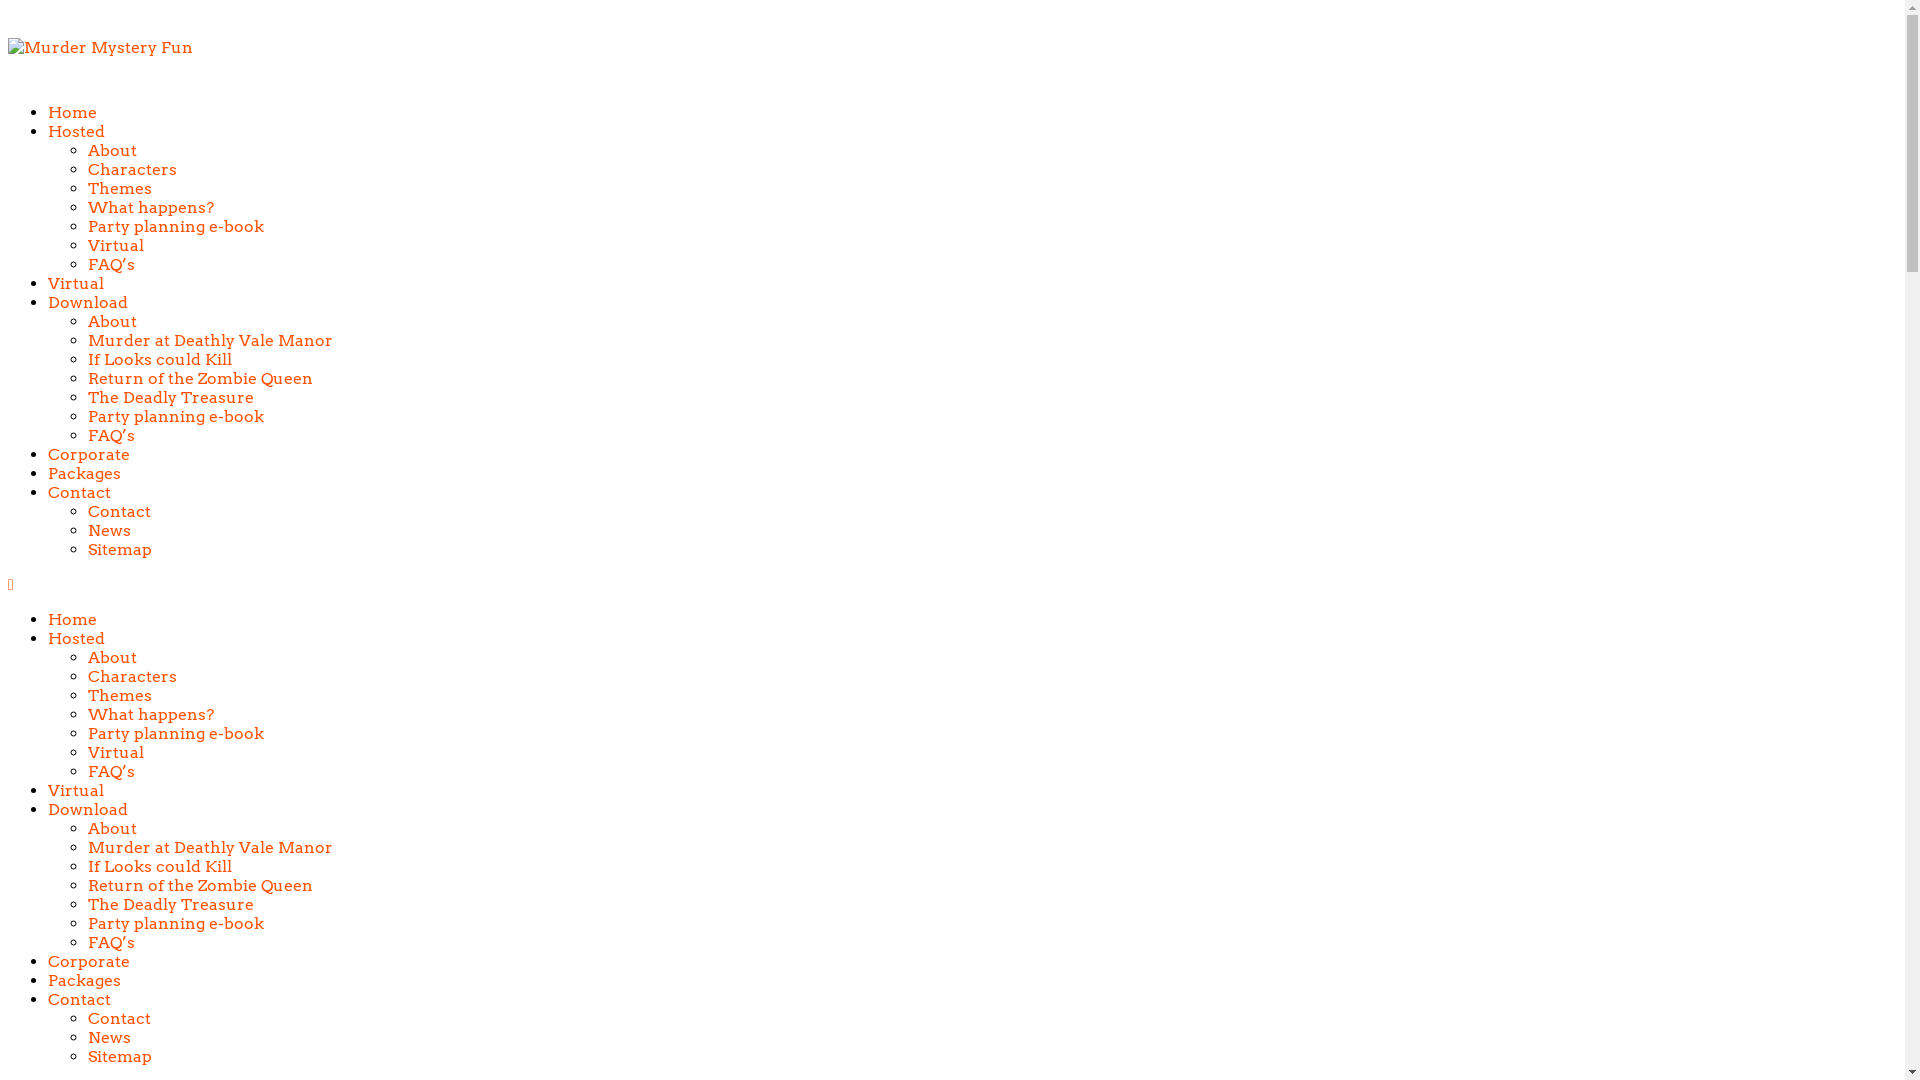 The width and height of the screenshot is (1920, 1080). What do you see at coordinates (13, 584) in the screenshot?
I see `' '` at bounding box center [13, 584].